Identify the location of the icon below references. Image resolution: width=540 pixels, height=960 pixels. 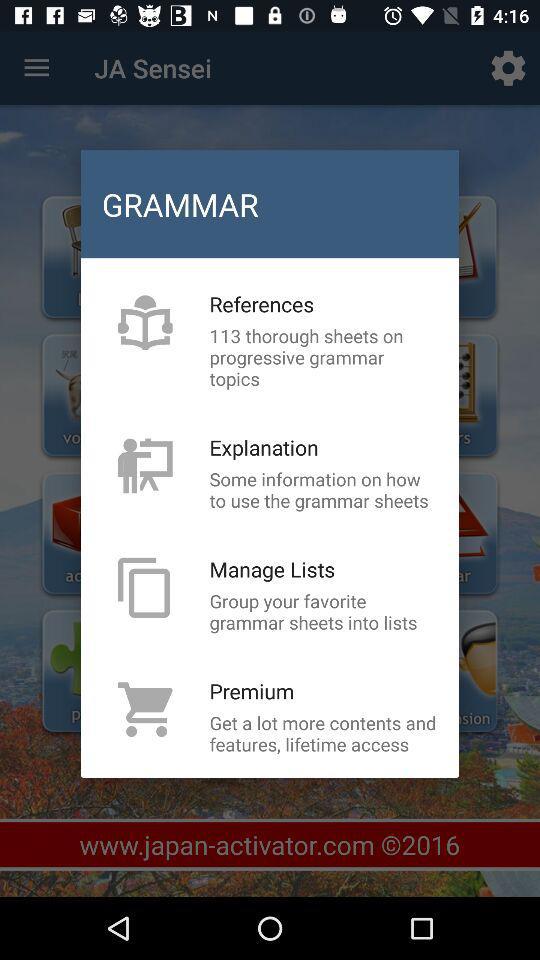
(323, 357).